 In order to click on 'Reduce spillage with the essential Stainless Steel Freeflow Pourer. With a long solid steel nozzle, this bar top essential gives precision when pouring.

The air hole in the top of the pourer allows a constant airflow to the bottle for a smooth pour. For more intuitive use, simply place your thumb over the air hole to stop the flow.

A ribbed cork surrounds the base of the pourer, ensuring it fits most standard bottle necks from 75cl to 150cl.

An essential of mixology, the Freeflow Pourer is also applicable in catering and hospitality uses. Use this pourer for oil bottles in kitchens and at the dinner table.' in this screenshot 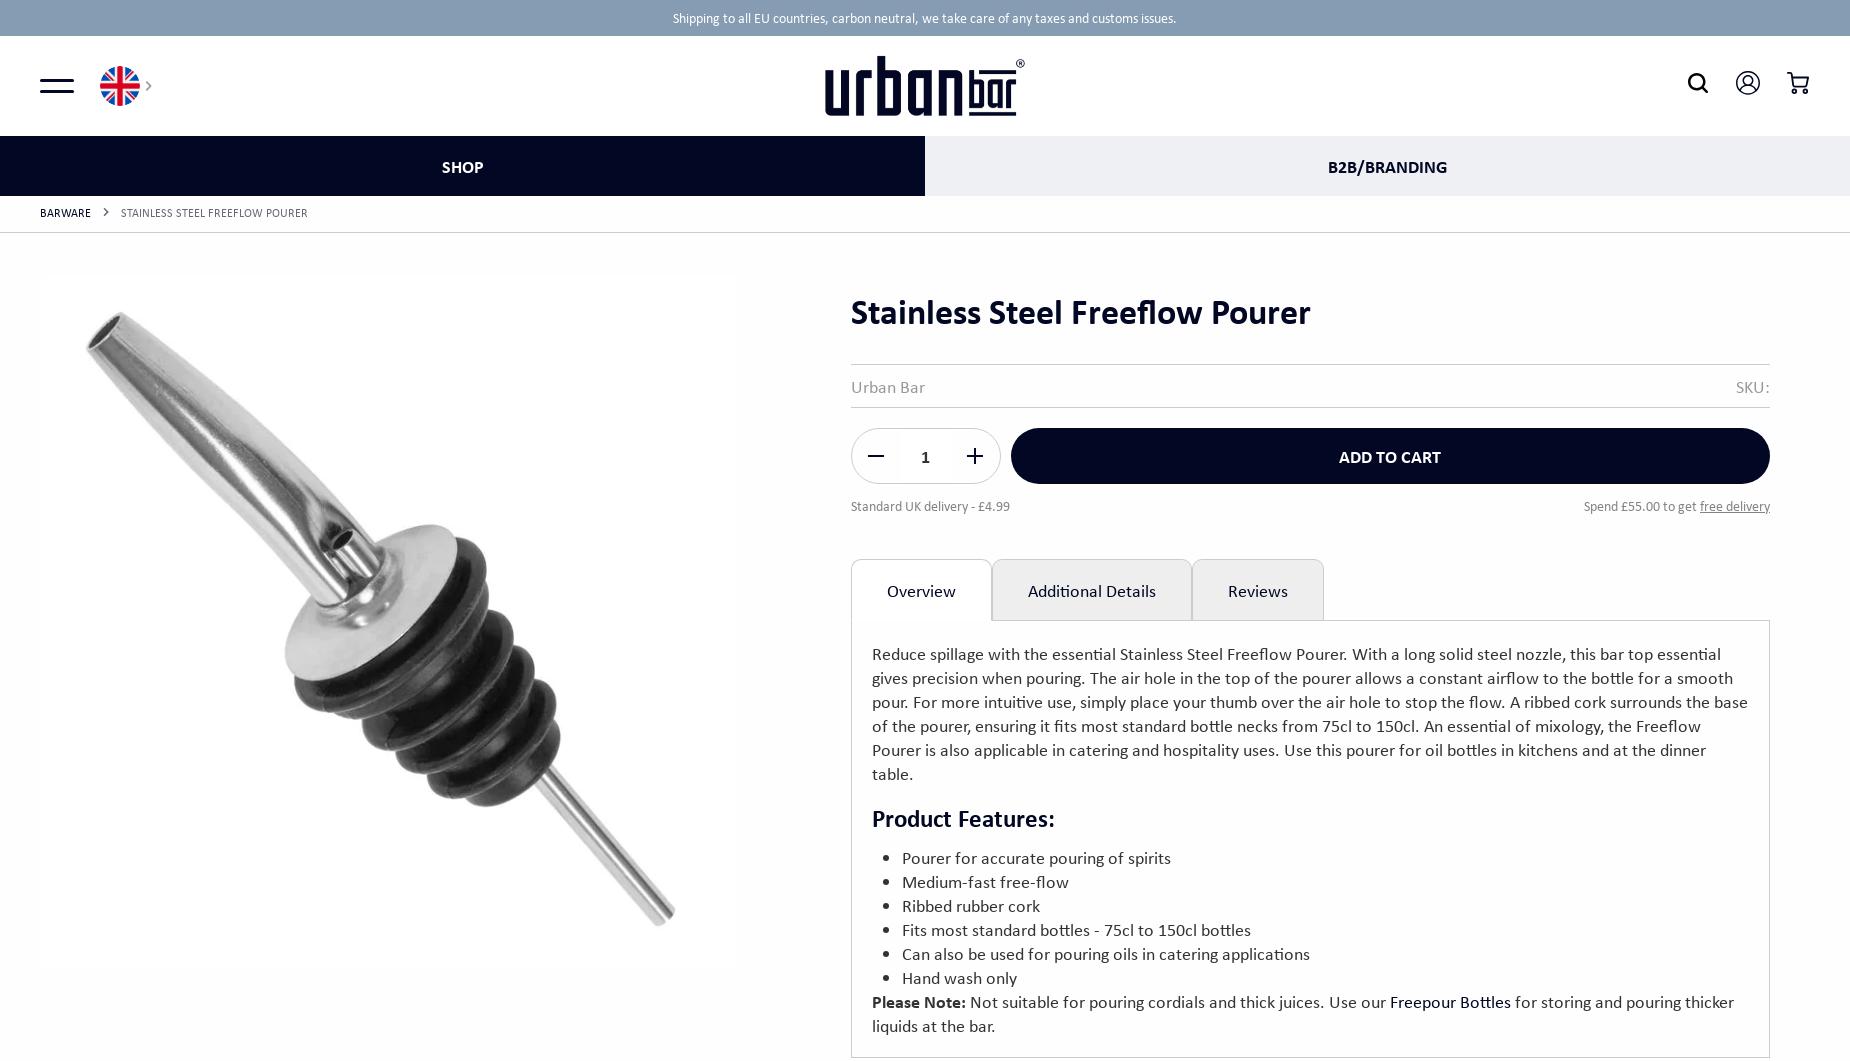, I will do `click(870, 712)`.